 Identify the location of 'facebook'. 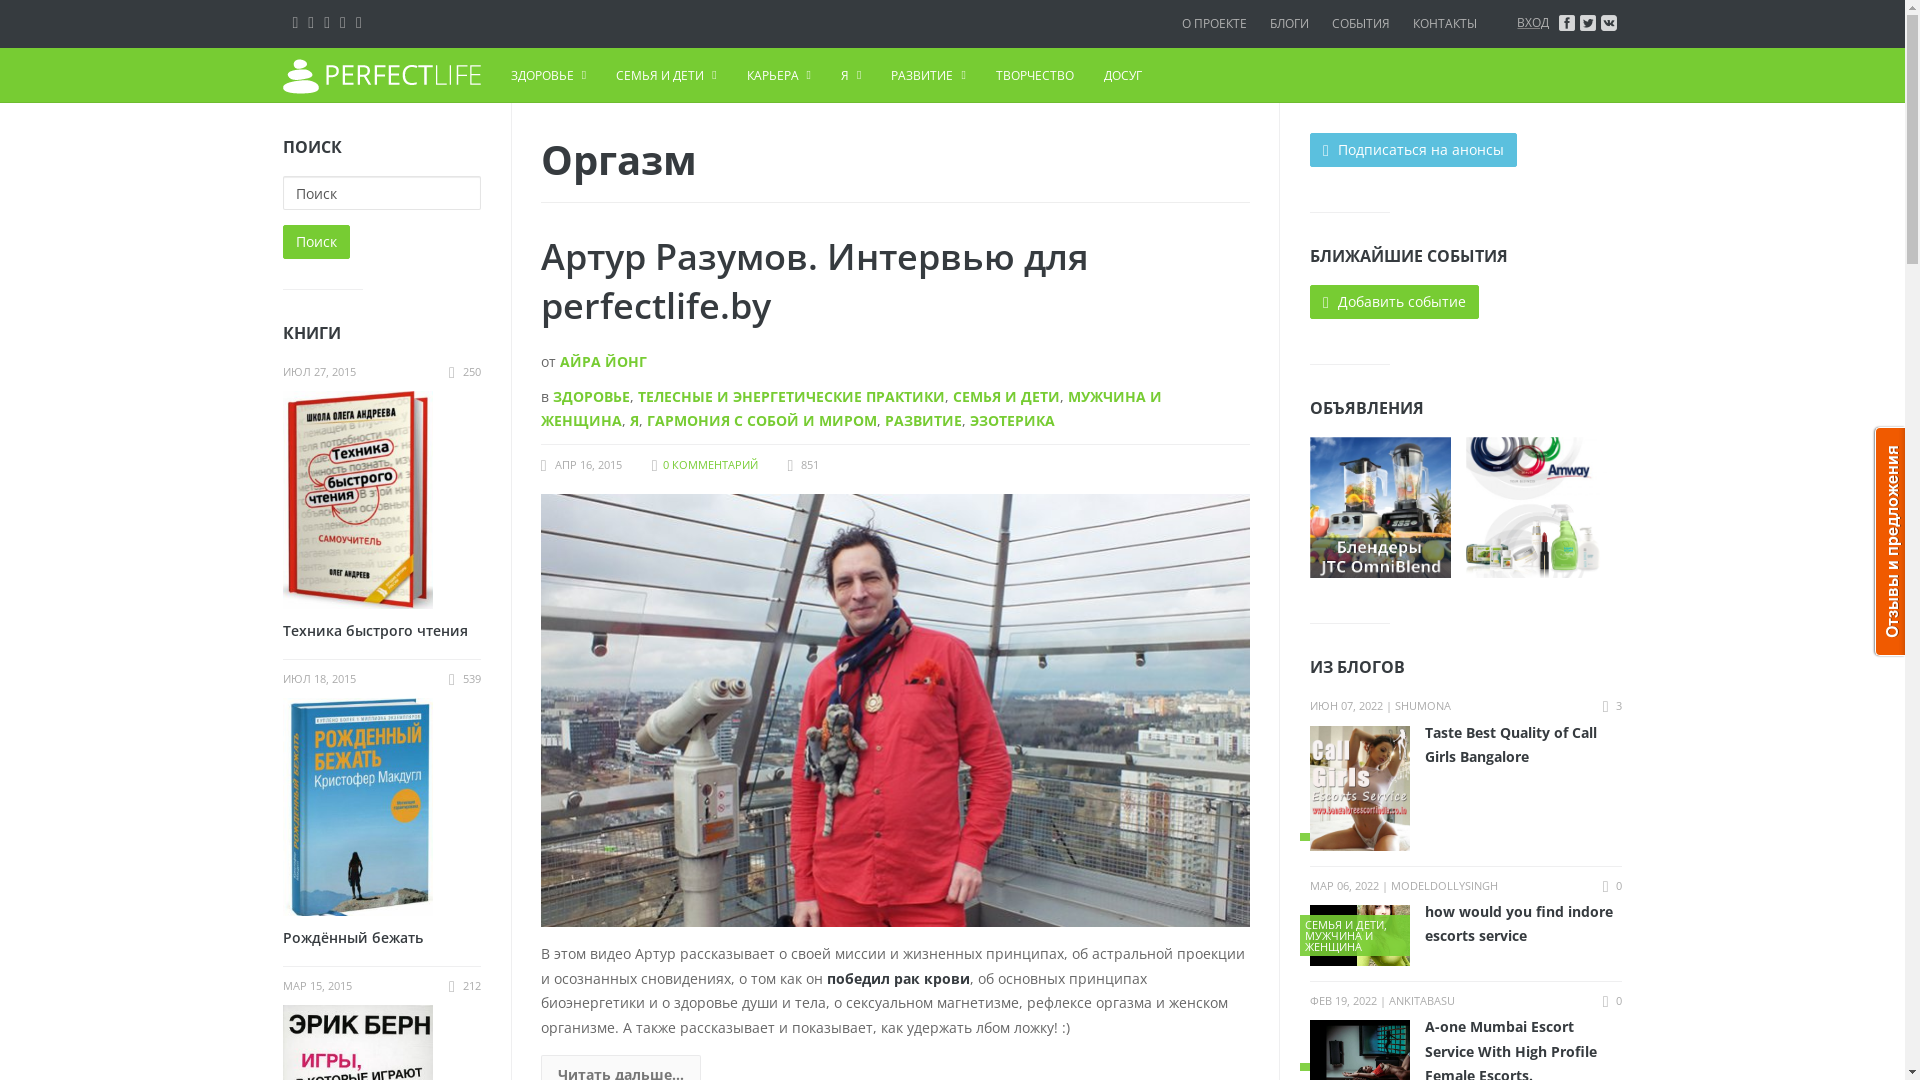
(1565, 23).